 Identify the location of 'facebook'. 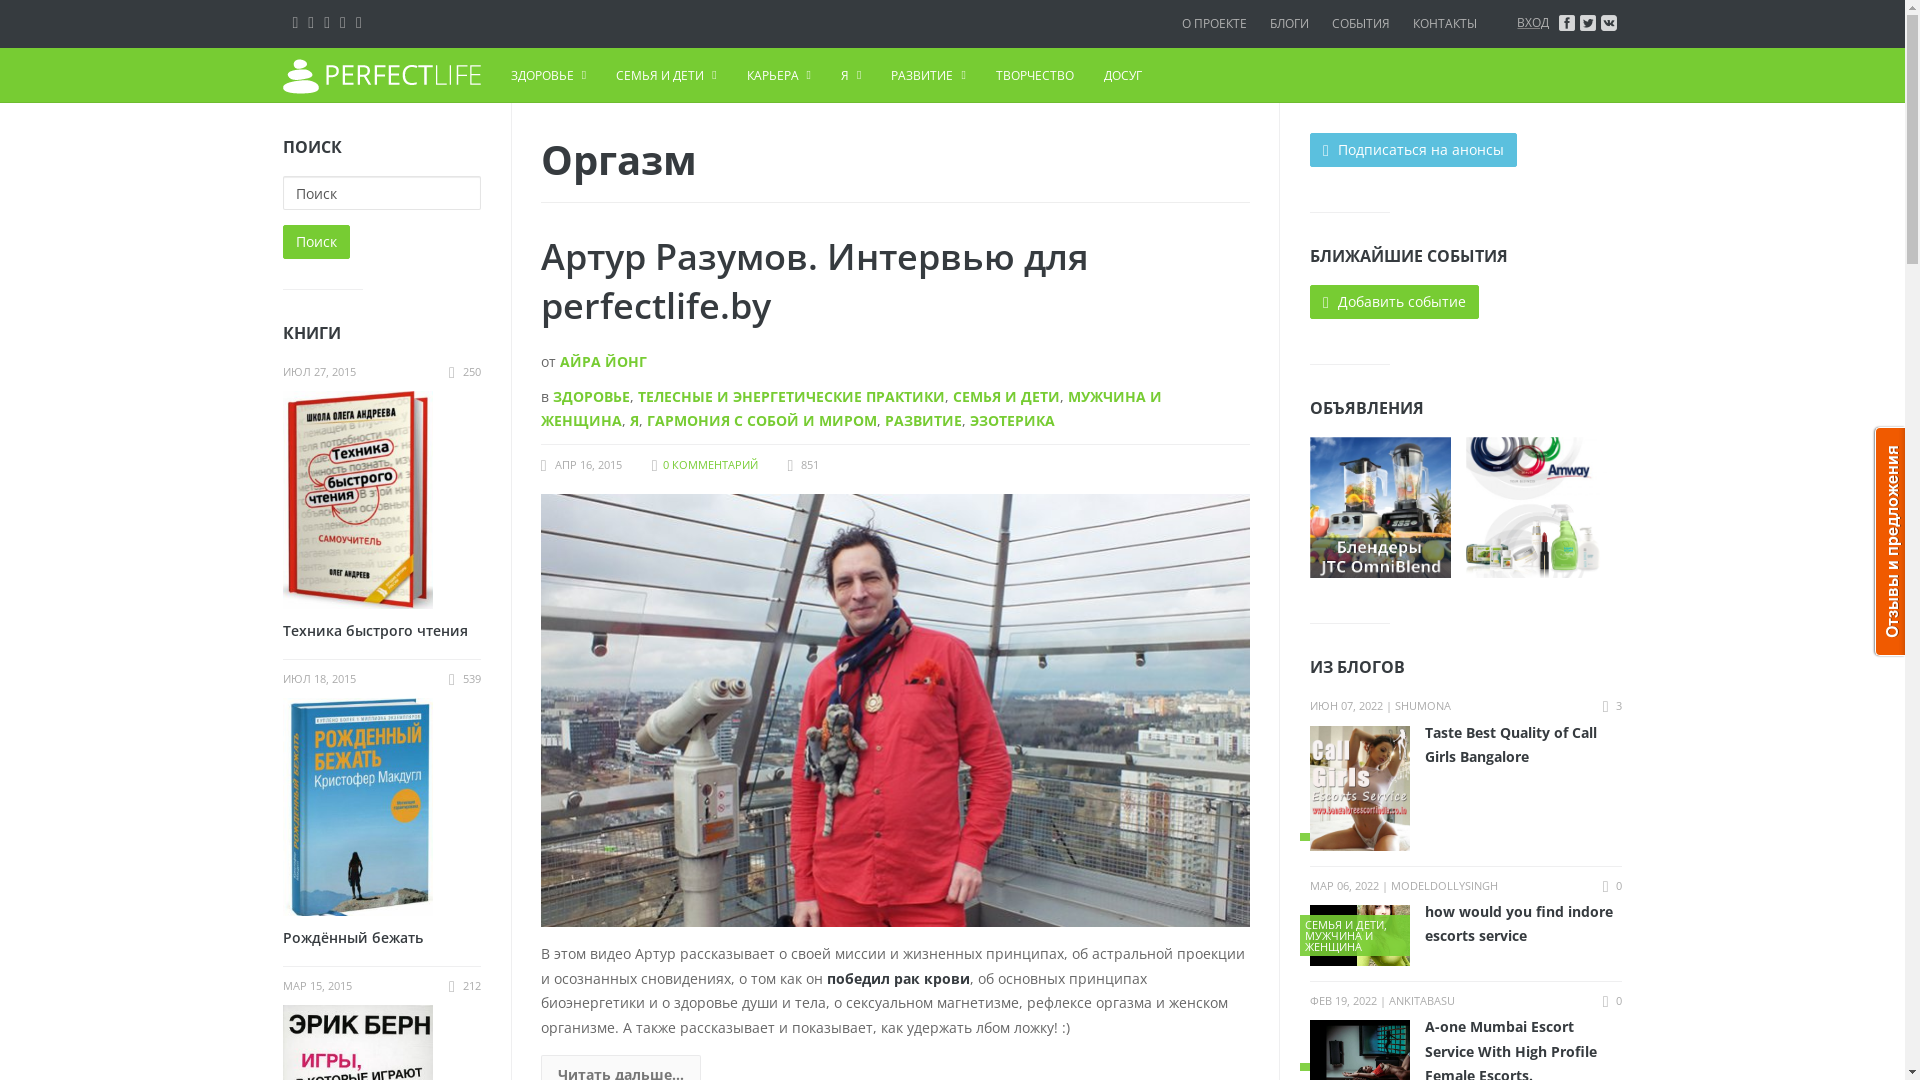
(1565, 23).